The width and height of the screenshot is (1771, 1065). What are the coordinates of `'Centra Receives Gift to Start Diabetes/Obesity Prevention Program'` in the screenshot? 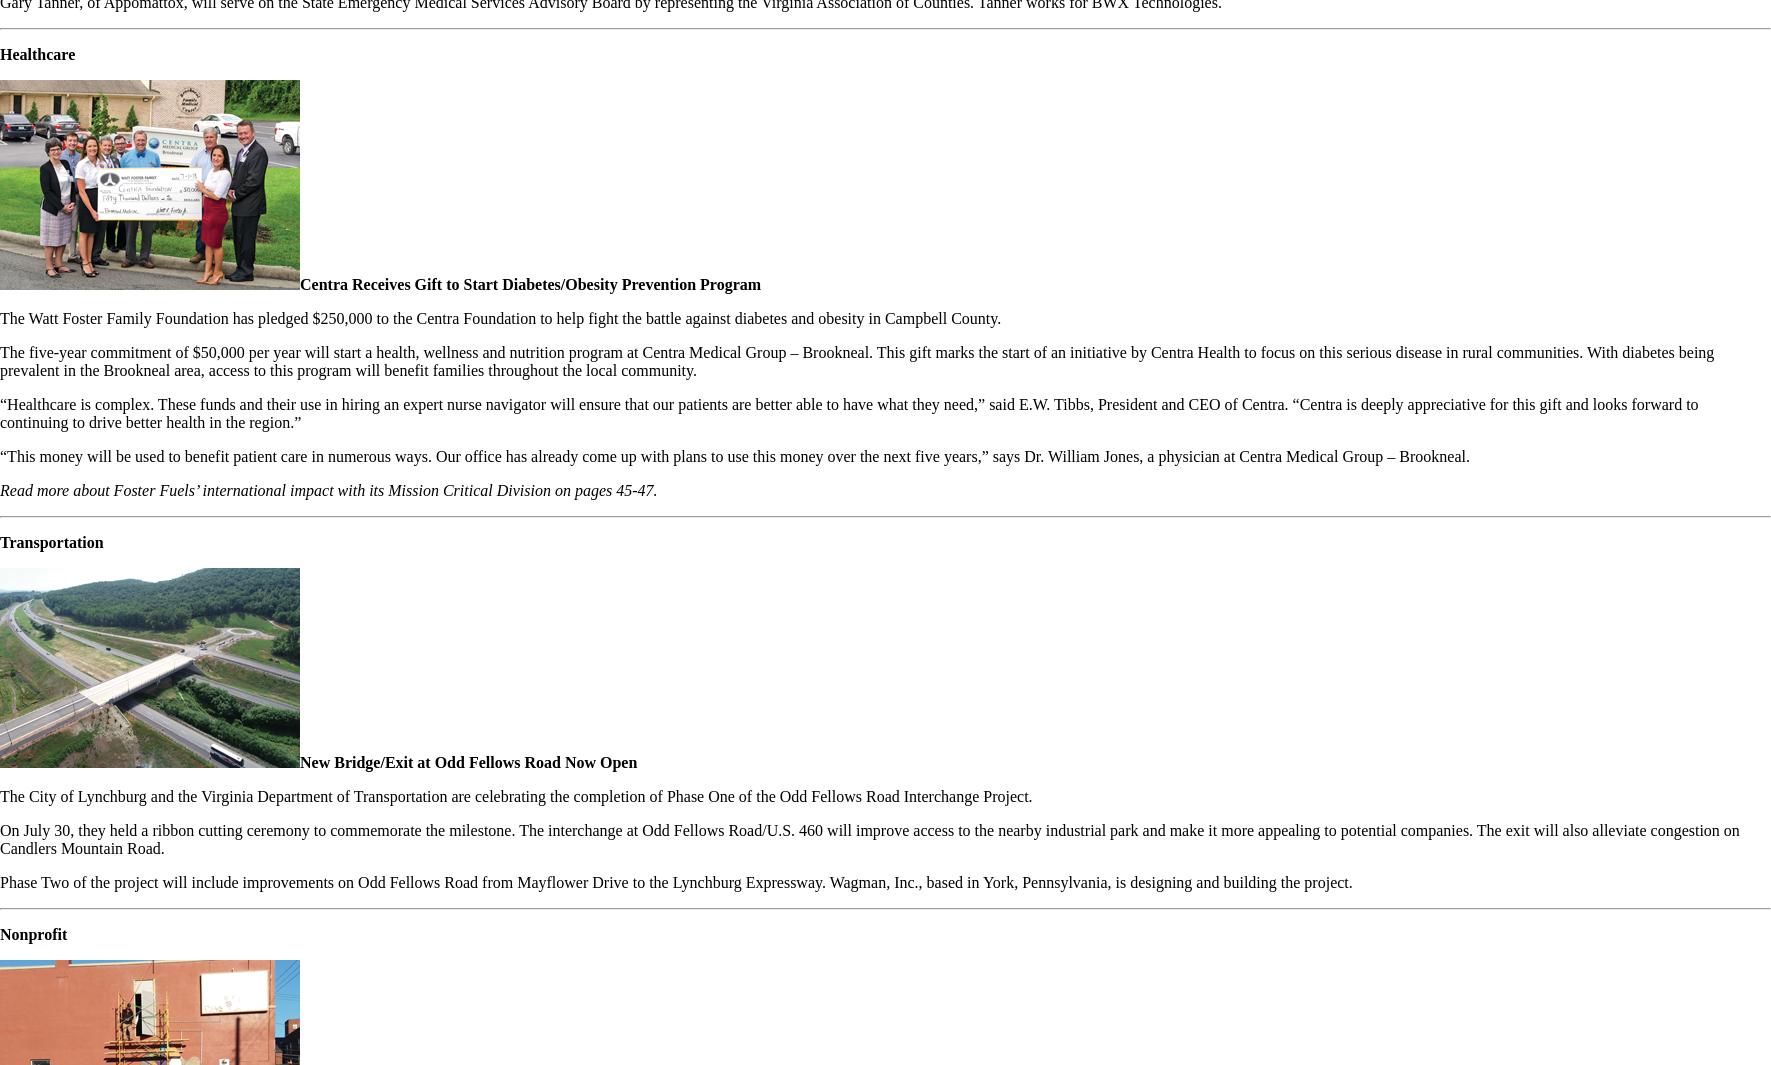 It's located at (299, 283).